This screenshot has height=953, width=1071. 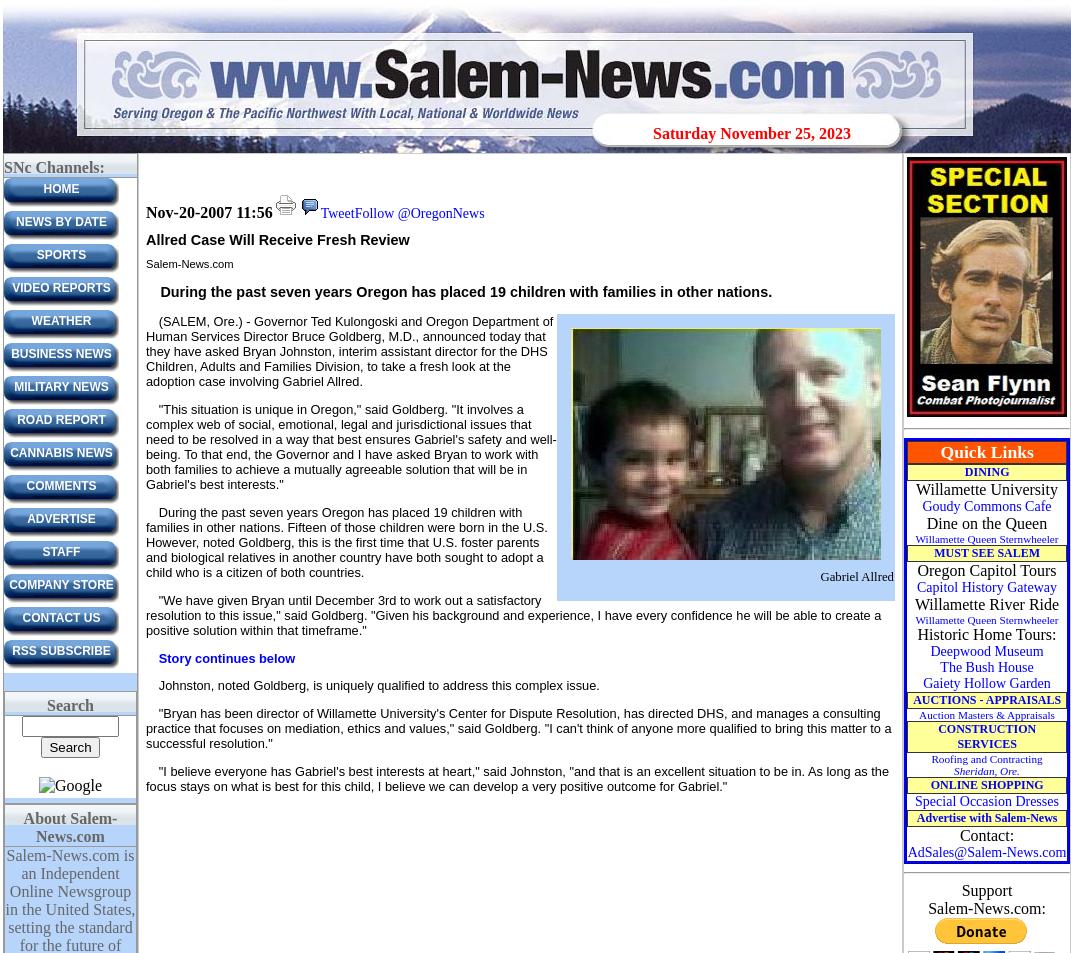 I want to click on 'CONTACT US', so click(x=60, y=618).